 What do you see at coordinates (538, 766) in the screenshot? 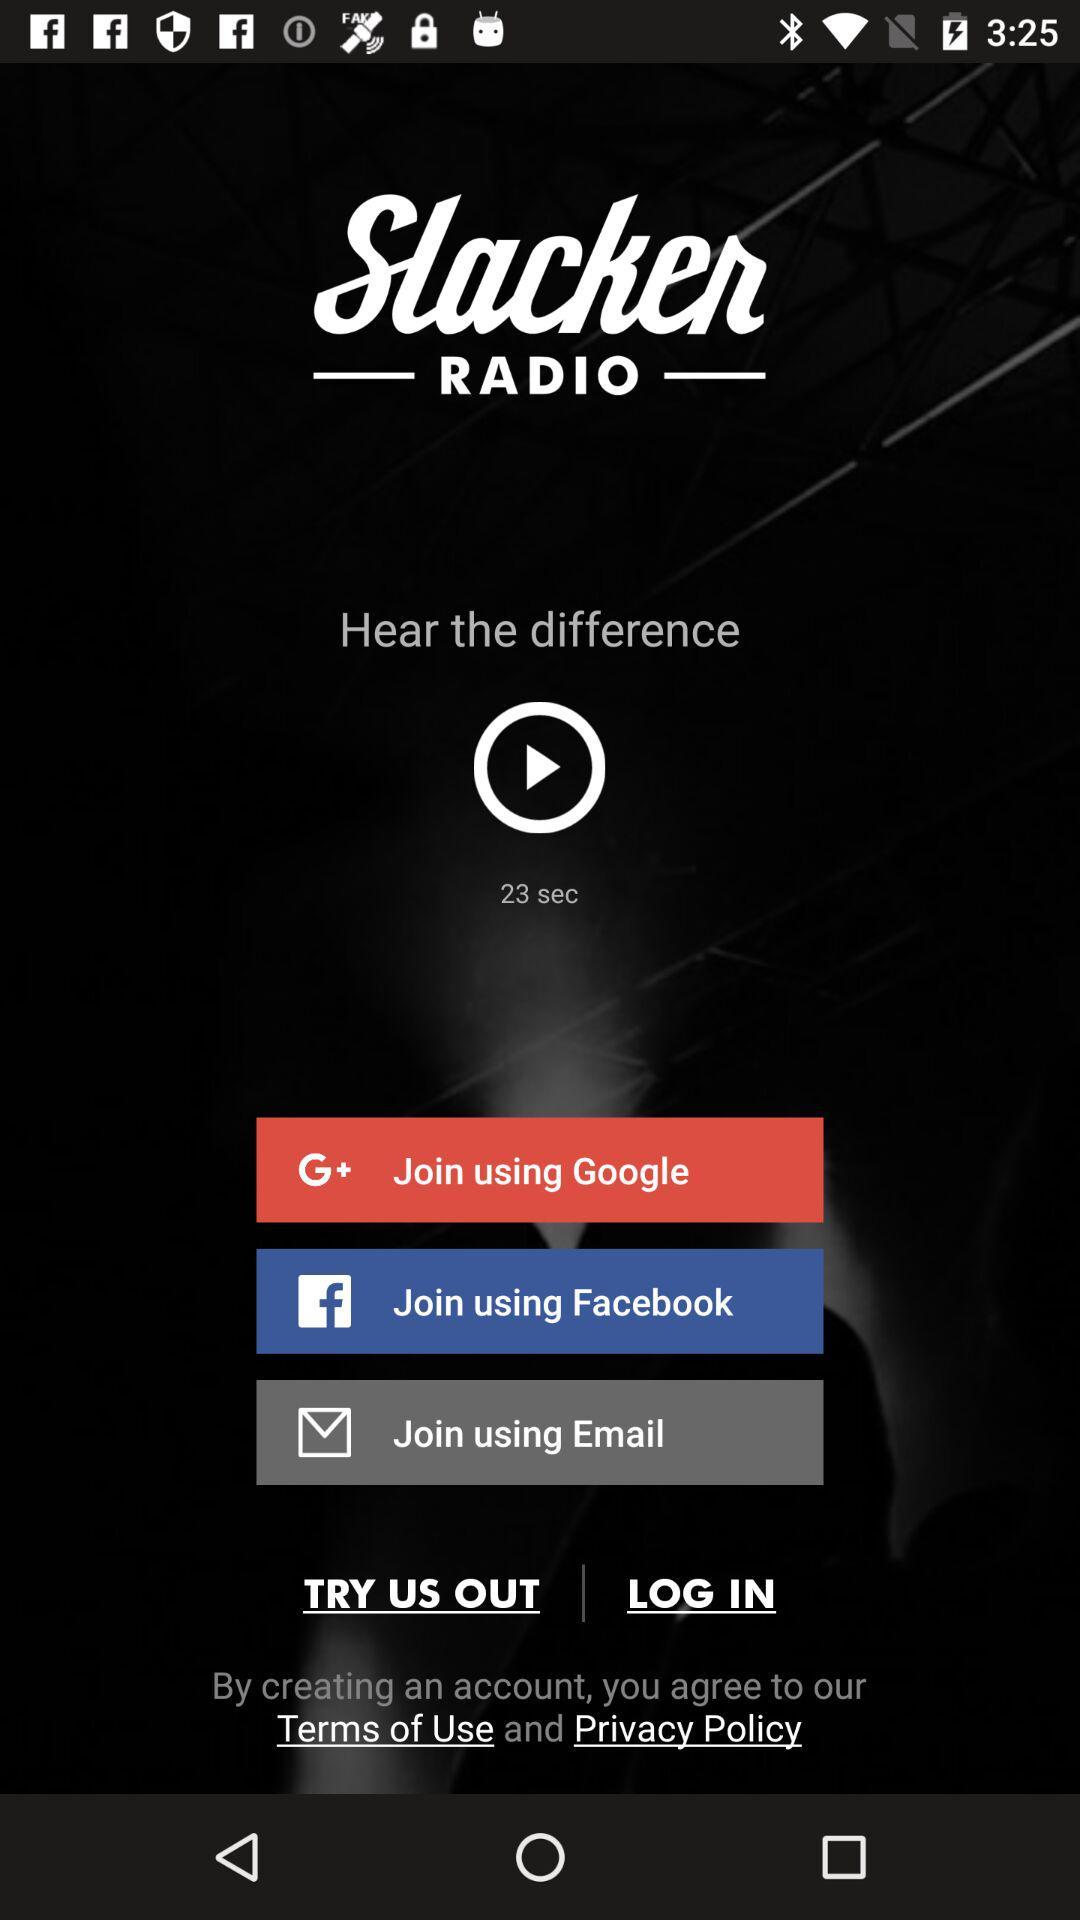
I see `the play icon` at bounding box center [538, 766].